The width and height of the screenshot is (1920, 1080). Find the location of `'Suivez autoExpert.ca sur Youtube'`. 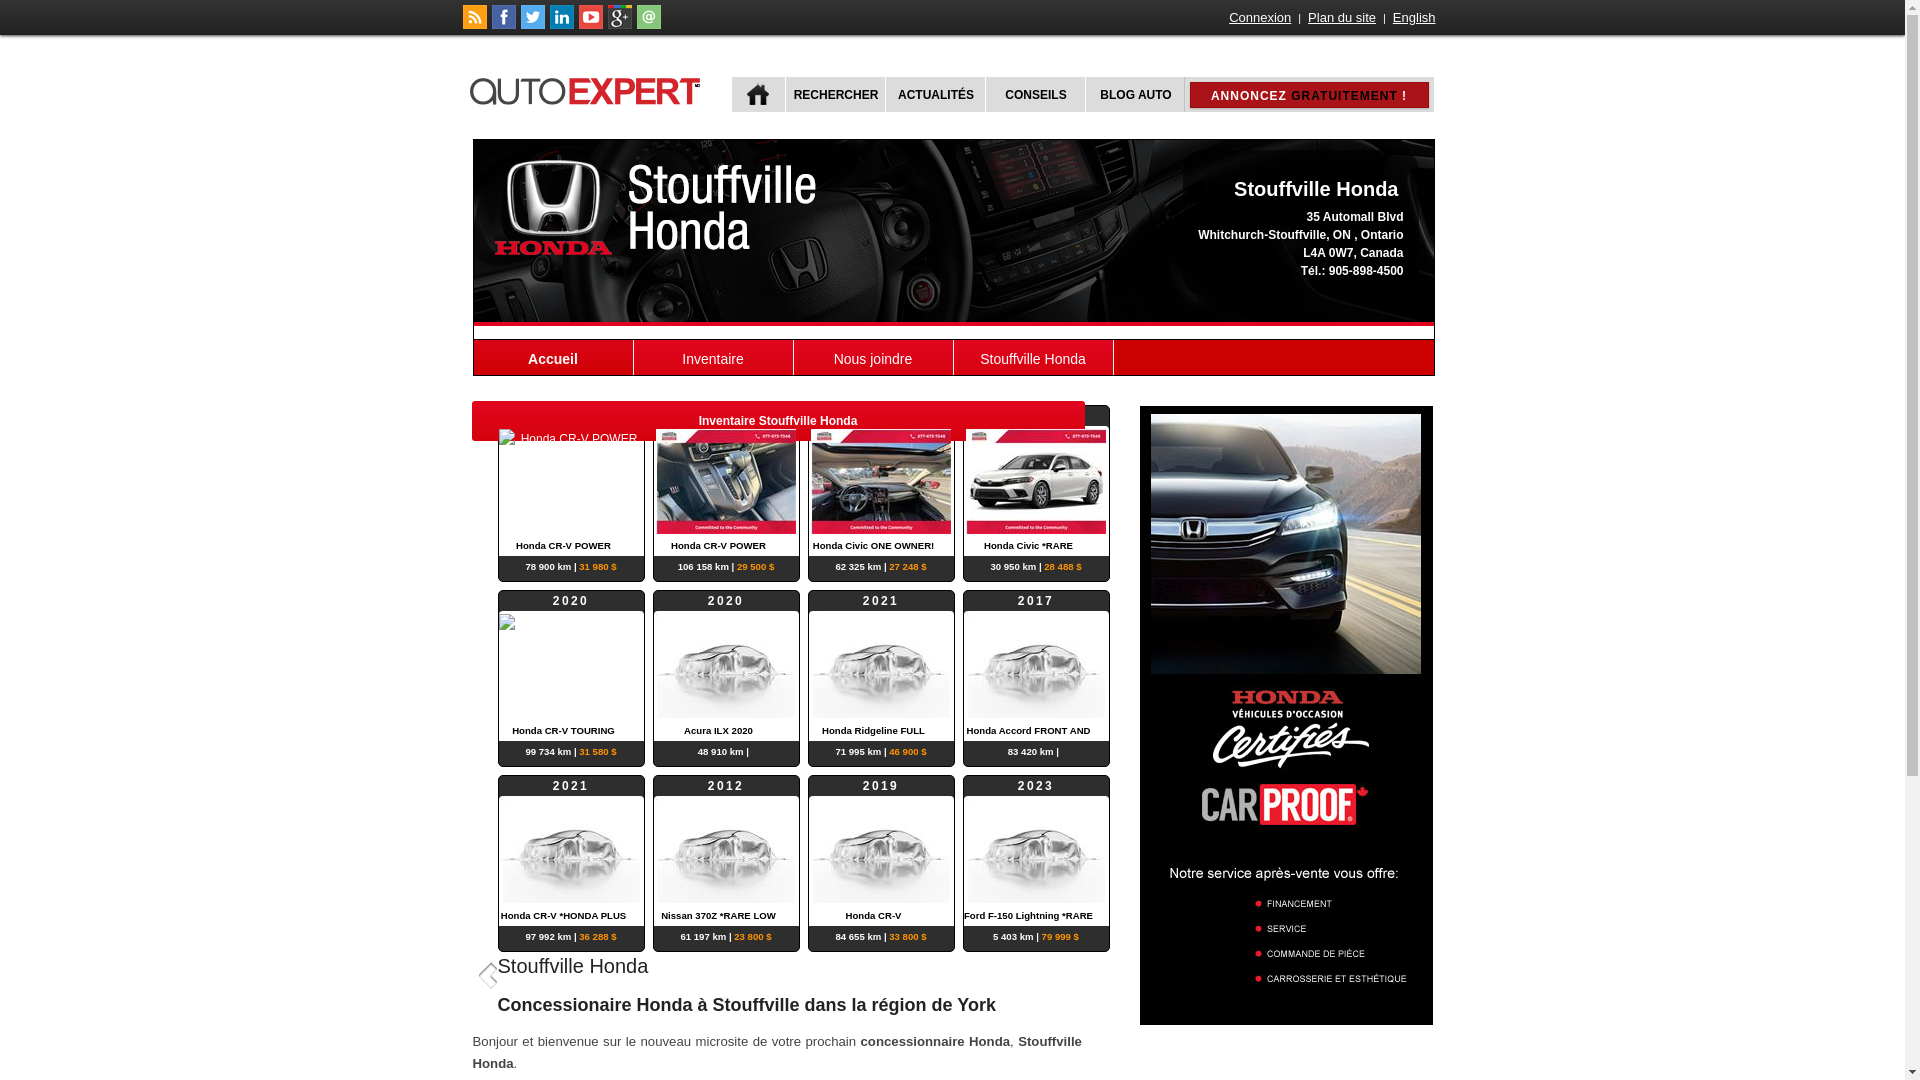

'Suivez autoExpert.ca sur Youtube' is located at coordinates (589, 24).